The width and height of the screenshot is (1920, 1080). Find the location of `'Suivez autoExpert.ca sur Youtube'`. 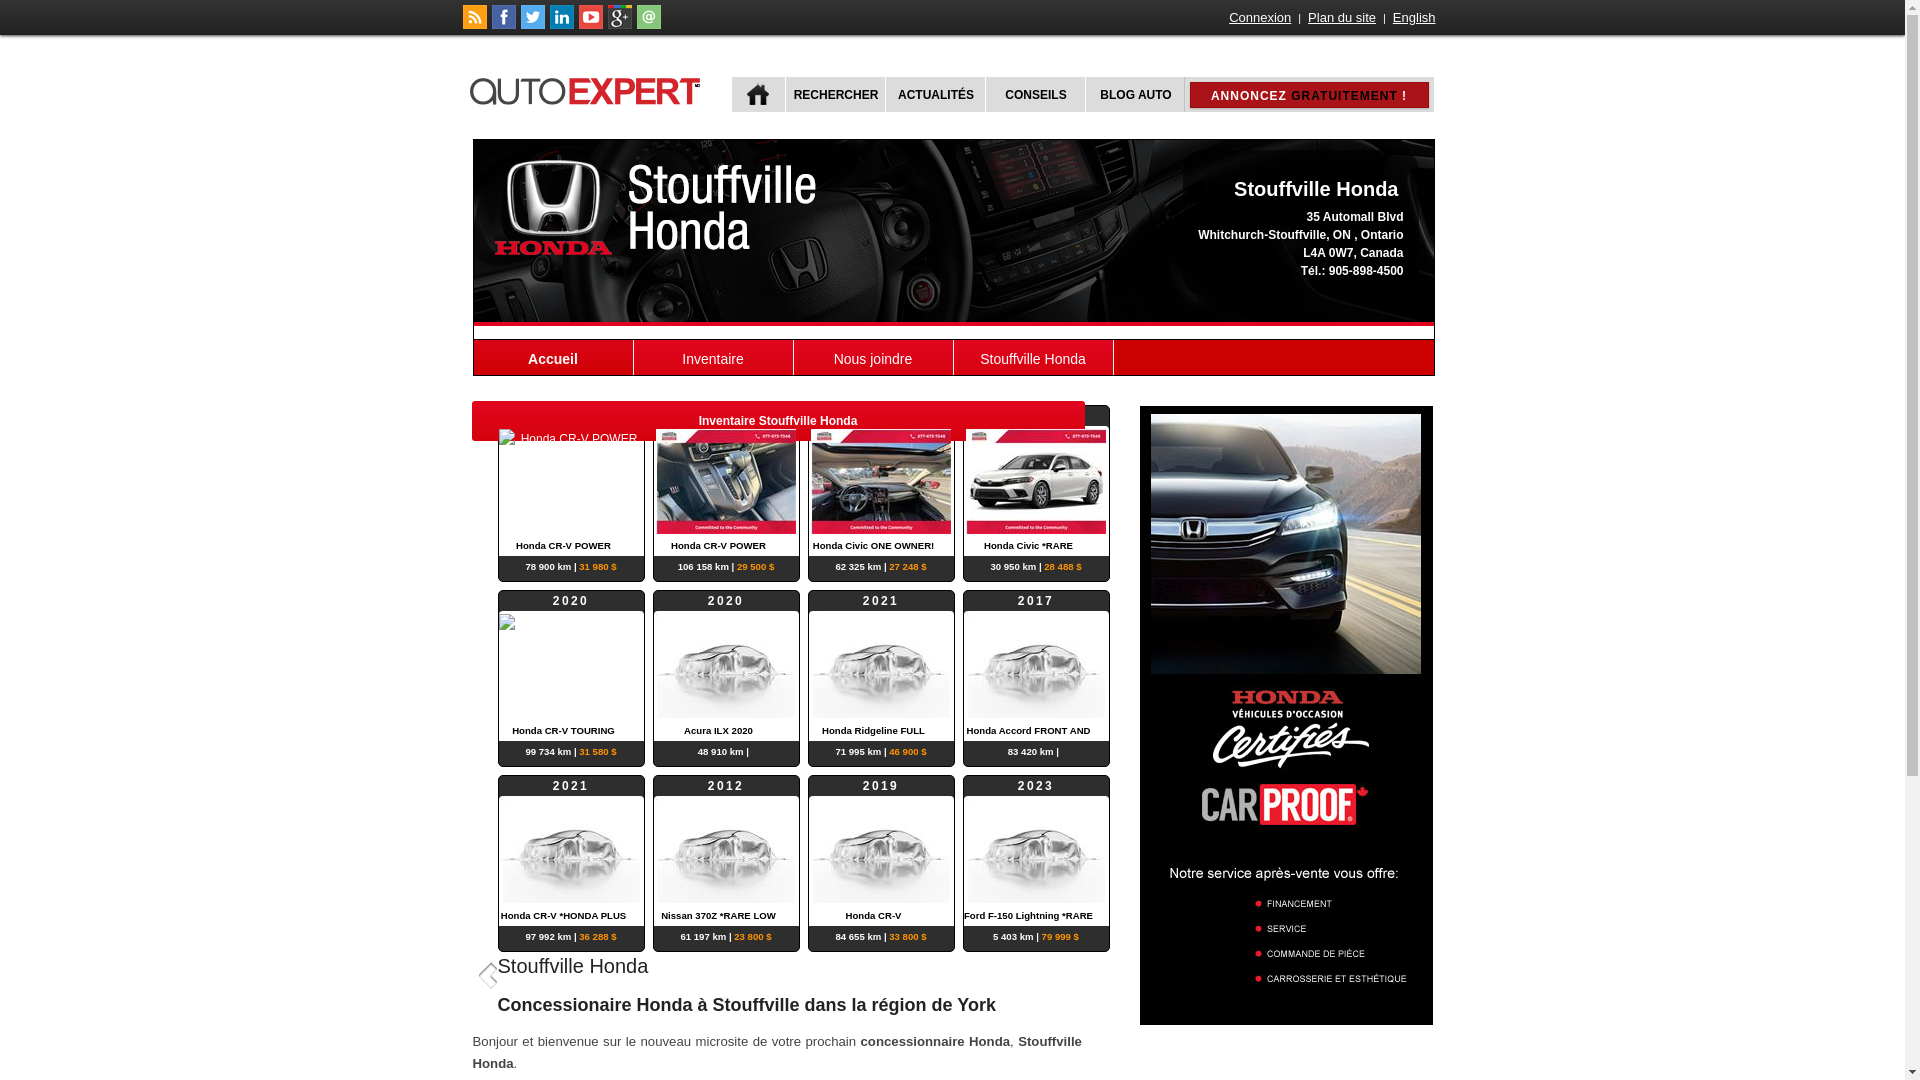

'Suivez autoExpert.ca sur Youtube' is located at coordinates (589, 24).